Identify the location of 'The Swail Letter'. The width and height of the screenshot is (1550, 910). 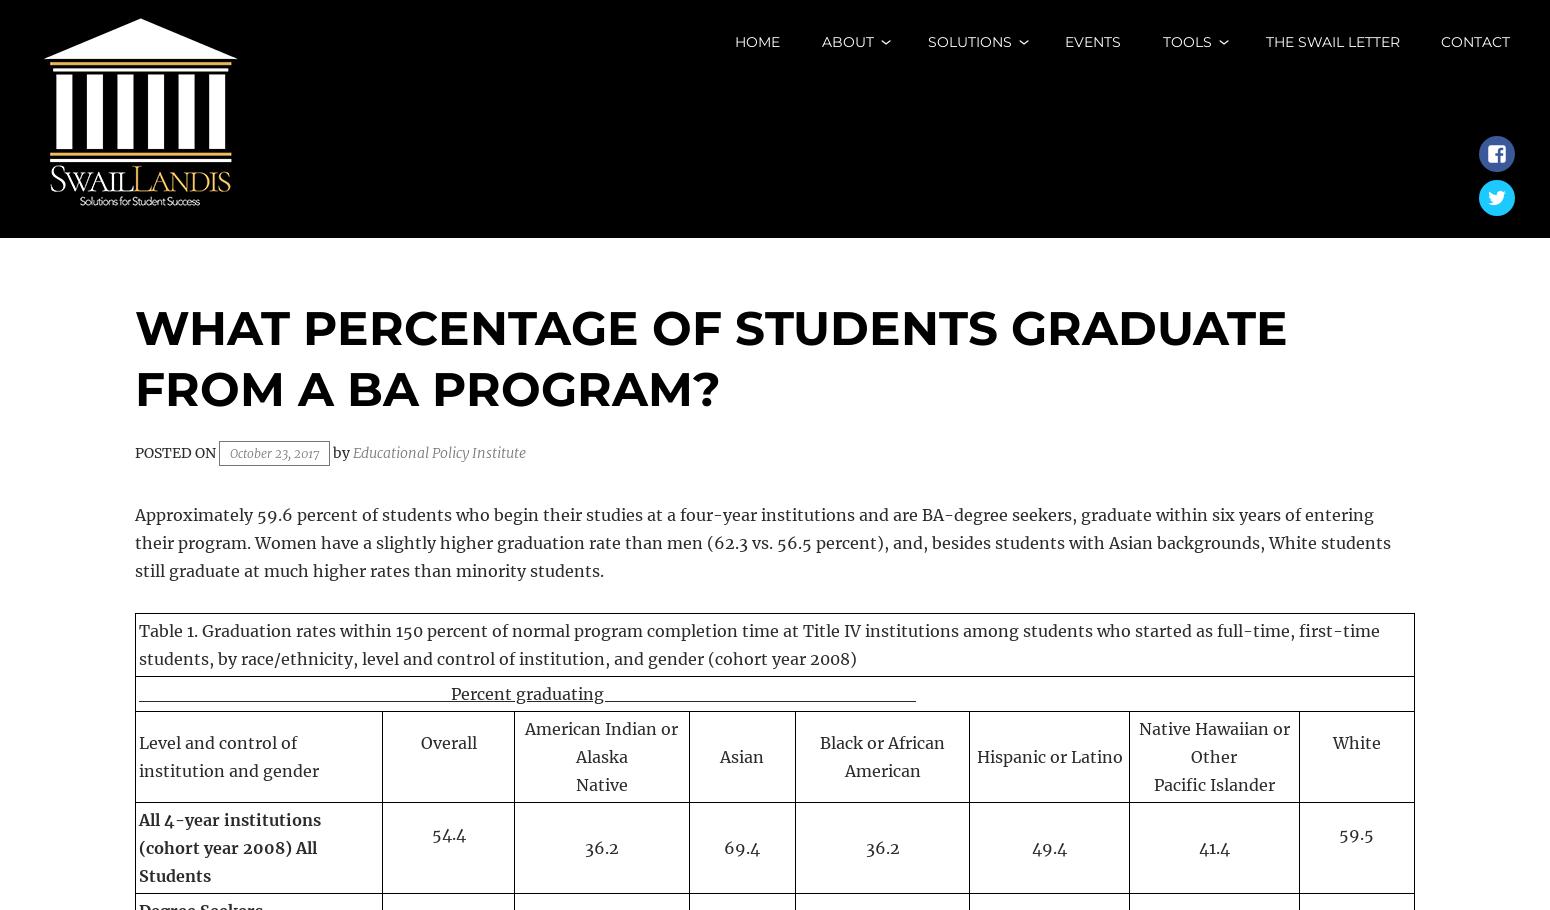
(1332, 42).